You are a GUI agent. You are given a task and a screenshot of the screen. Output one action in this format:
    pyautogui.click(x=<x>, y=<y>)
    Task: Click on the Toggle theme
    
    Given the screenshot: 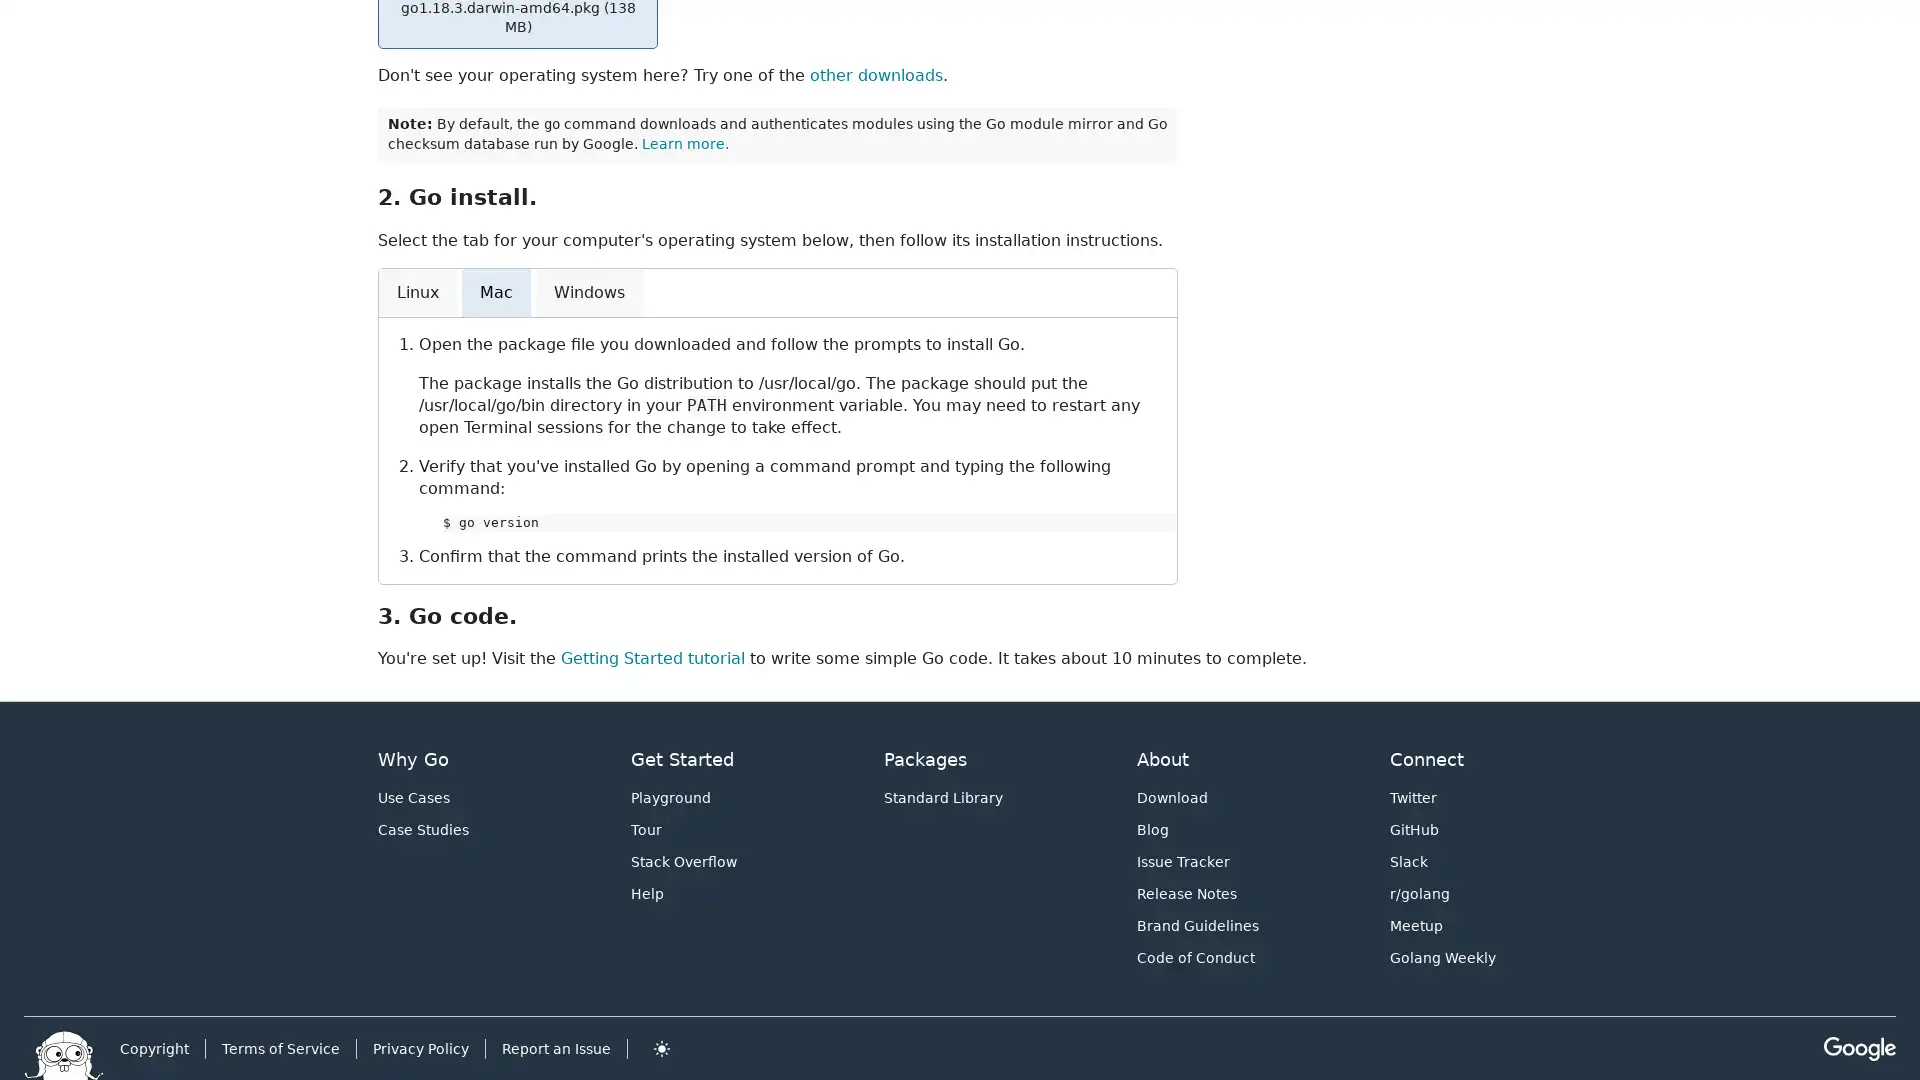 What is the action you would take?
    pyautogui.click(x=662, y=1048)
    